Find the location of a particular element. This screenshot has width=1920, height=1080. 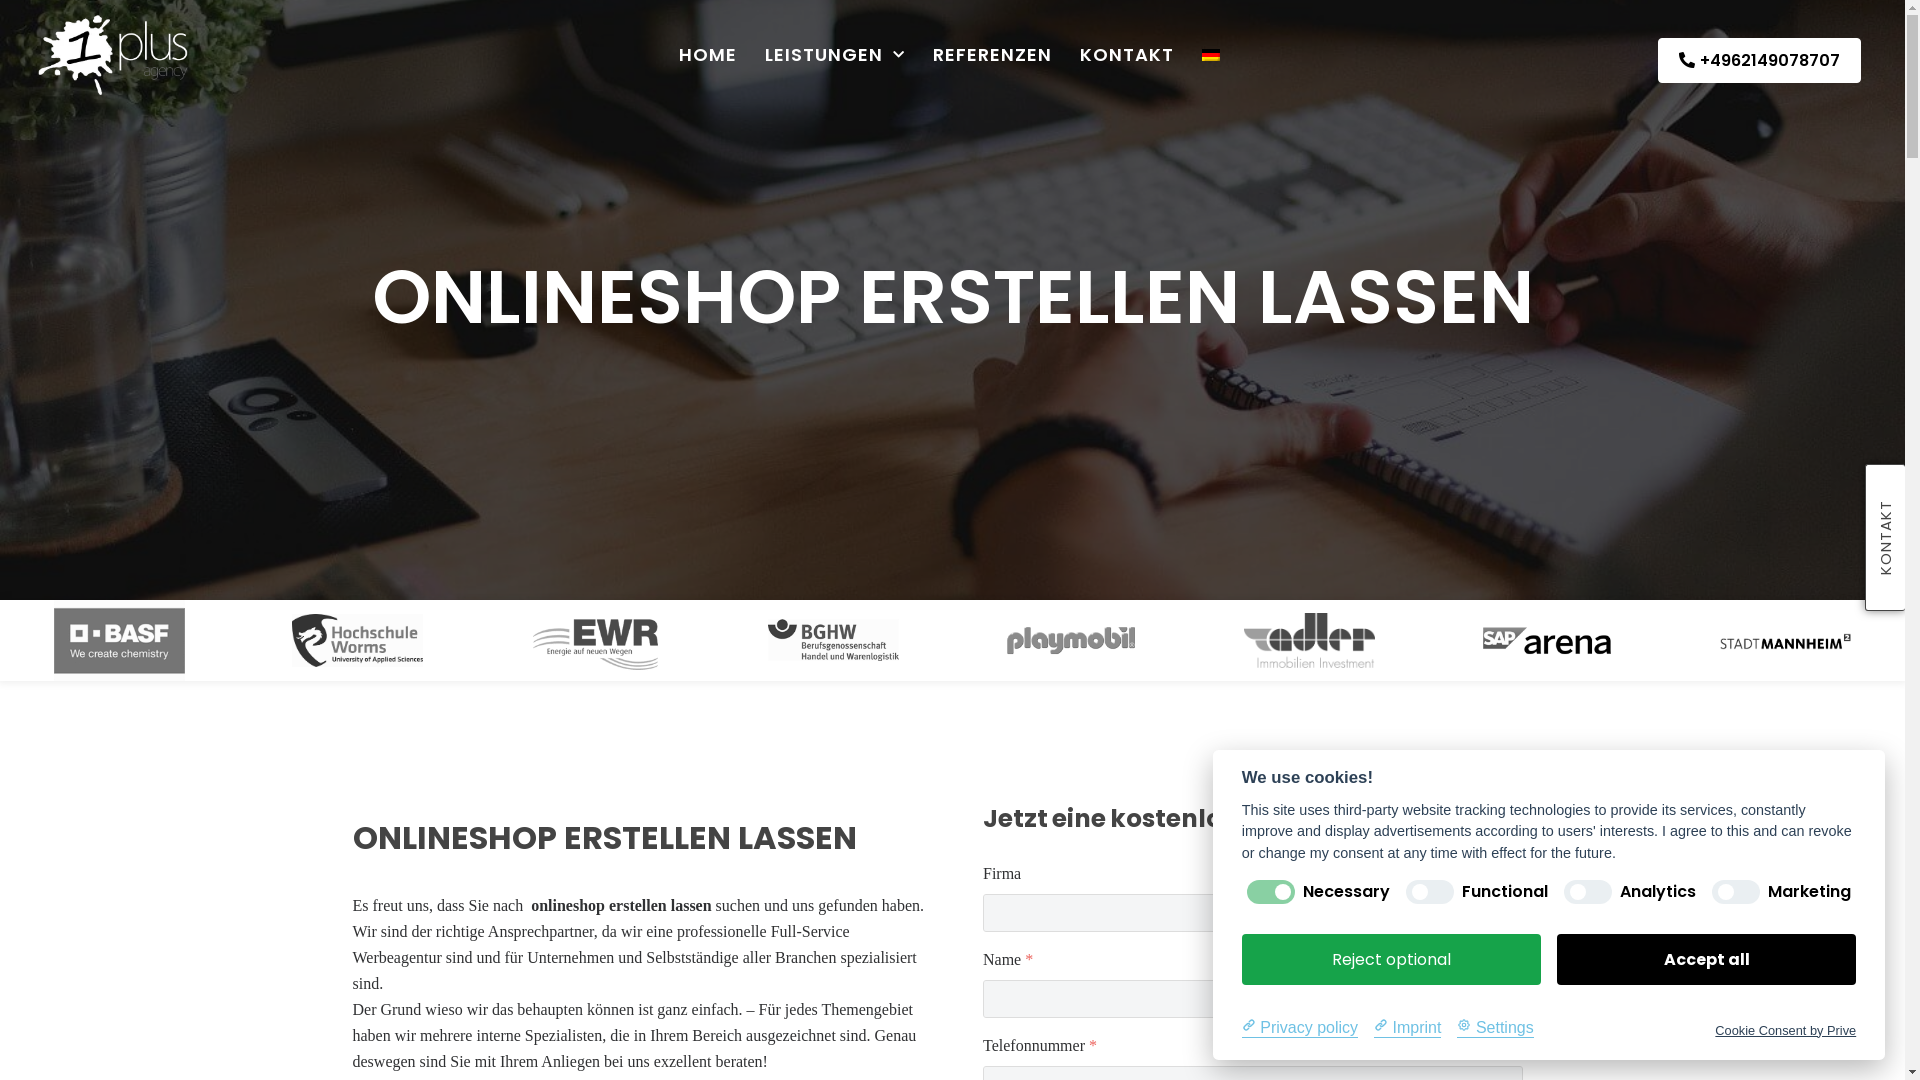

'Settings' is located at coordinates (1494, 1026).